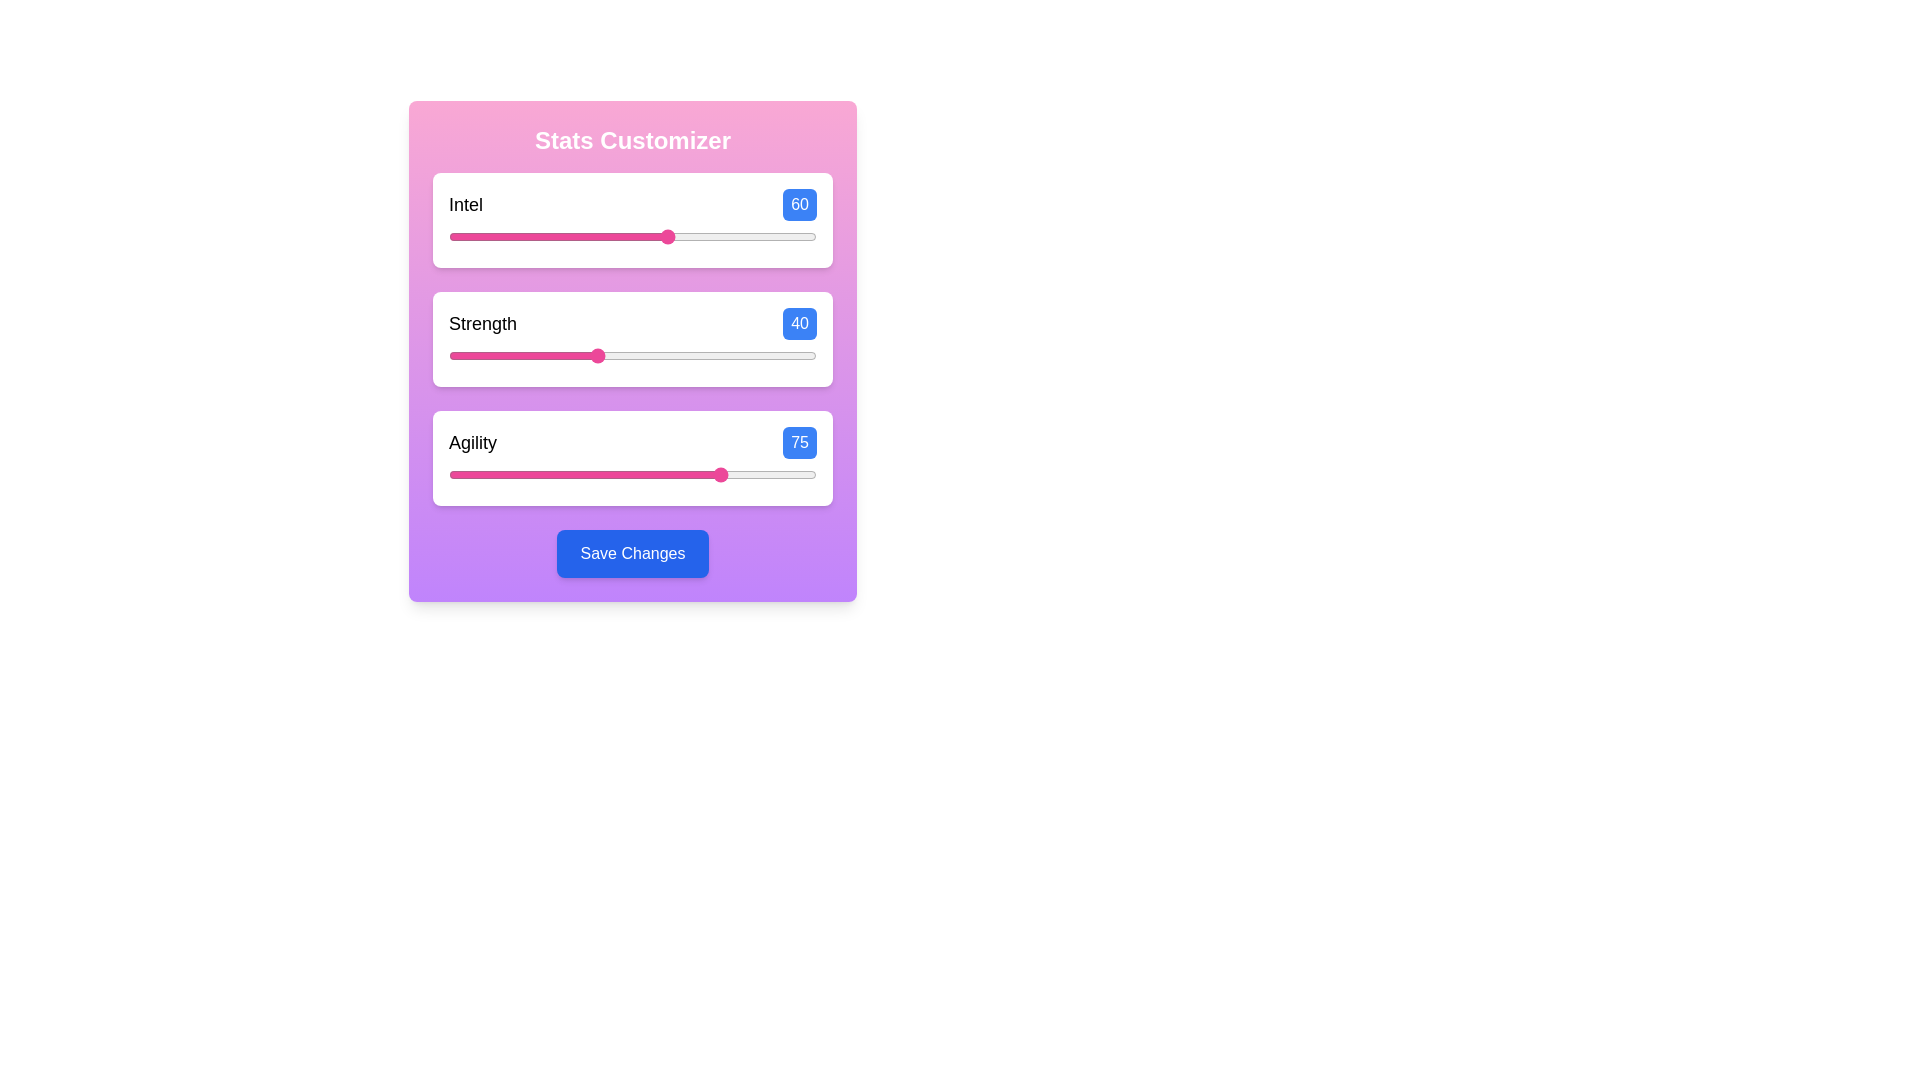 This screenshot has height=1080, width=1920. What do you see at coordinates (632, 442) in the screenshot?
I see `the 'Agility' textual indicator with a numeric badge displaying '75', which is part of a card layout in a vertical arrangement` at bounding box center [632, 442].